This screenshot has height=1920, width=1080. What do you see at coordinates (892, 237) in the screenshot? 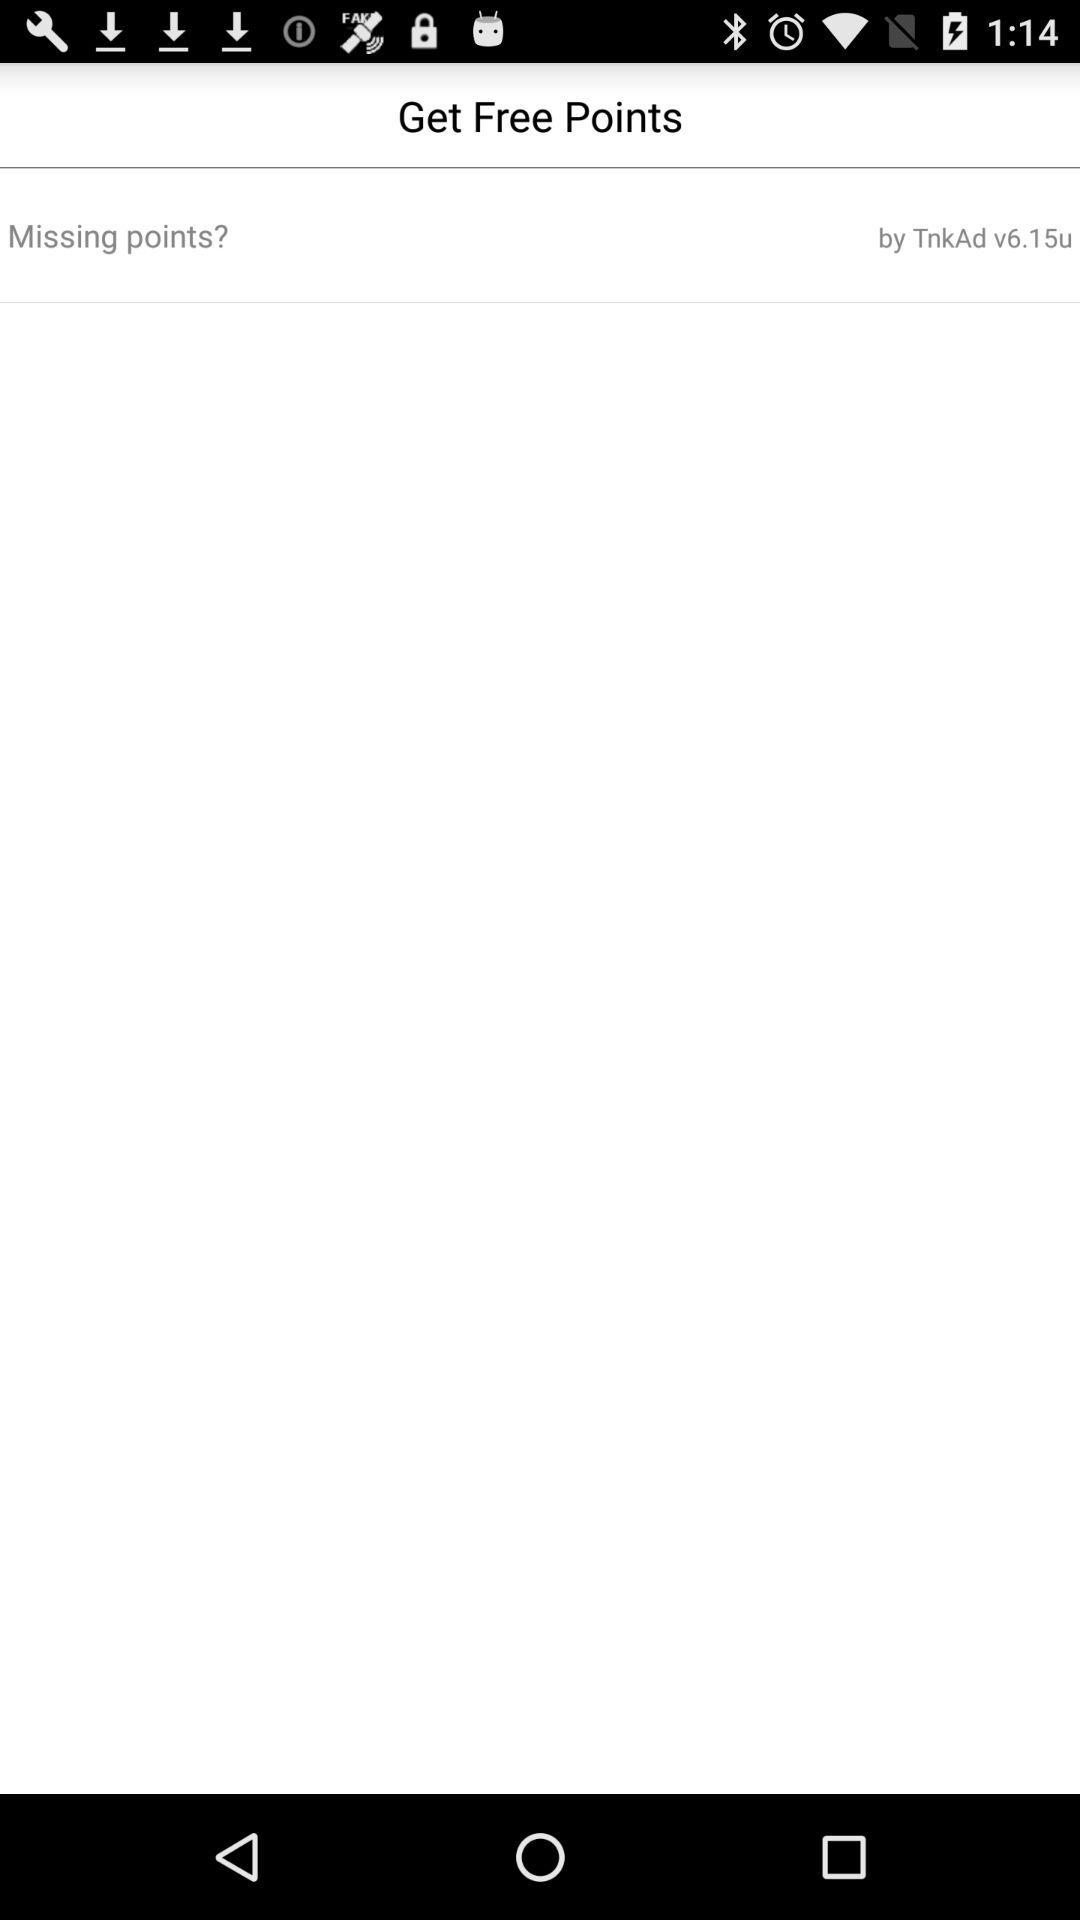
I see `the icon below get free points app` at bounding box center [892, 237].